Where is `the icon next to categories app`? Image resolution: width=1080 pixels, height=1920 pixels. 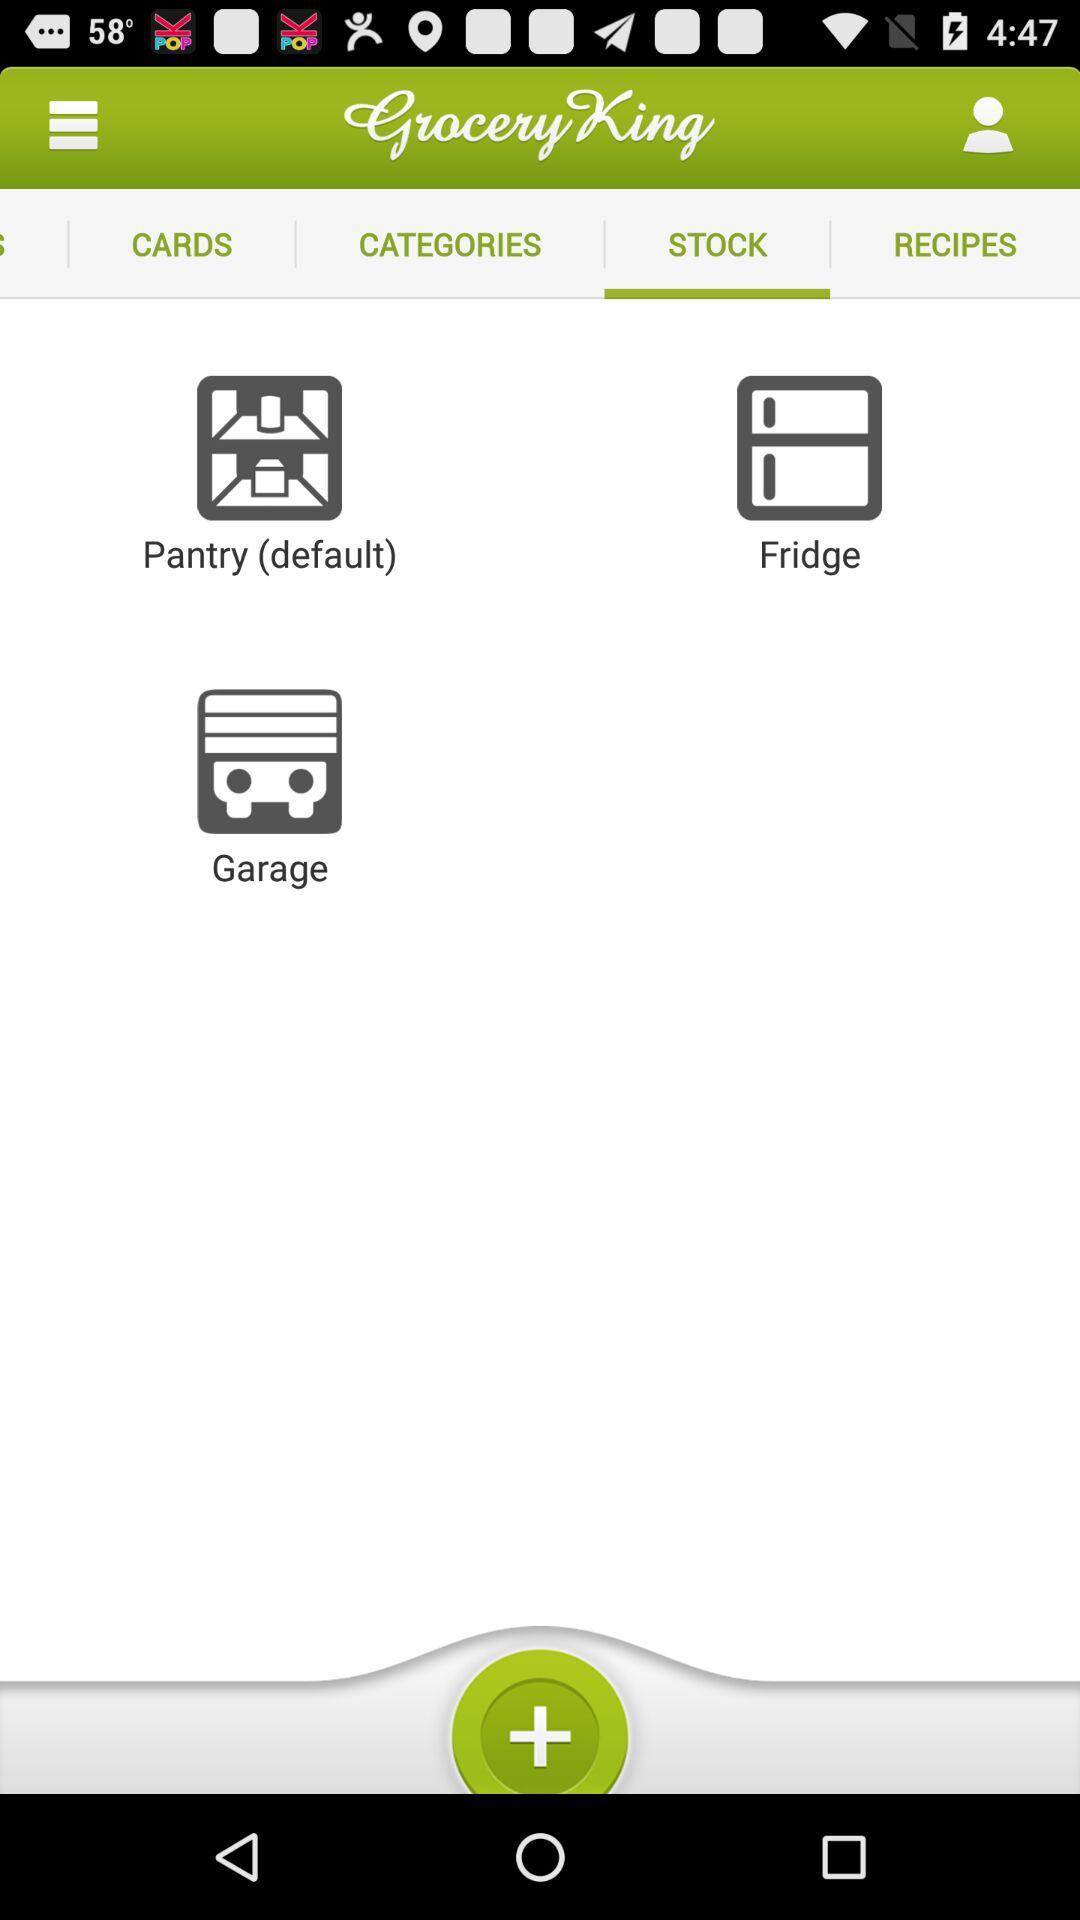
the icon next to categories app is located at coordinates (716, 243).